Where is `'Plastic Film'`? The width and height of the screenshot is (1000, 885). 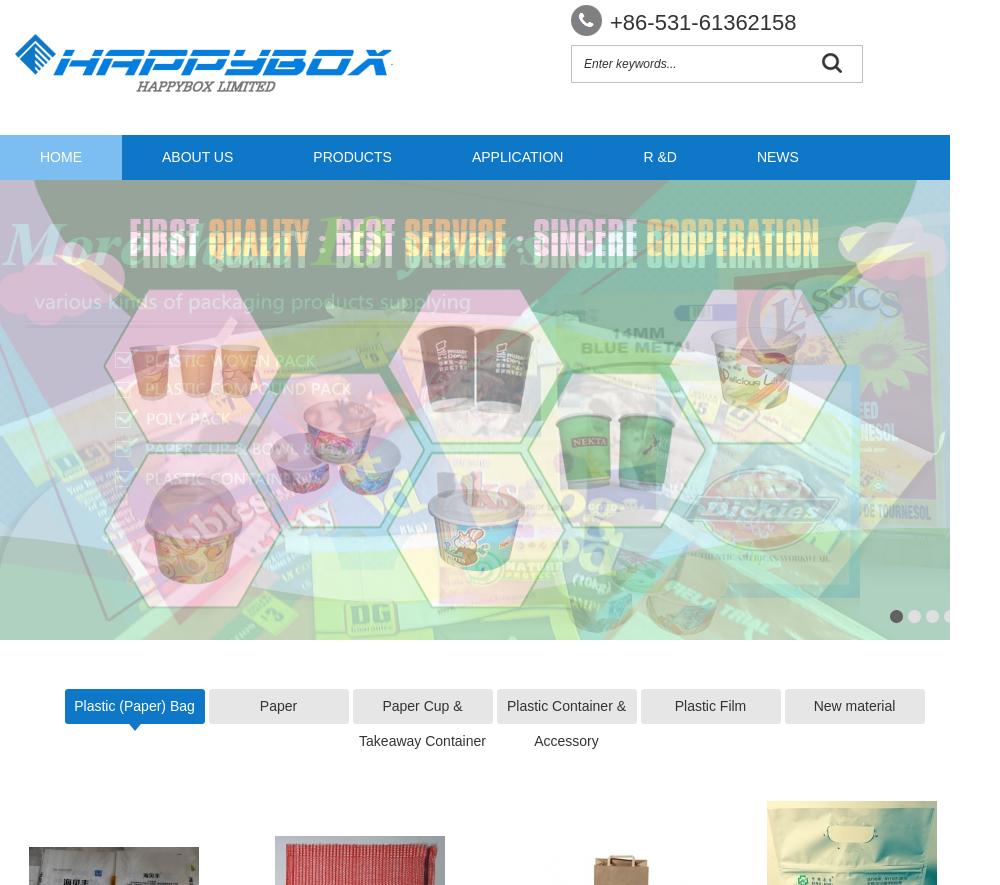
'Plastic Film' is located at coordinates (674, 704).